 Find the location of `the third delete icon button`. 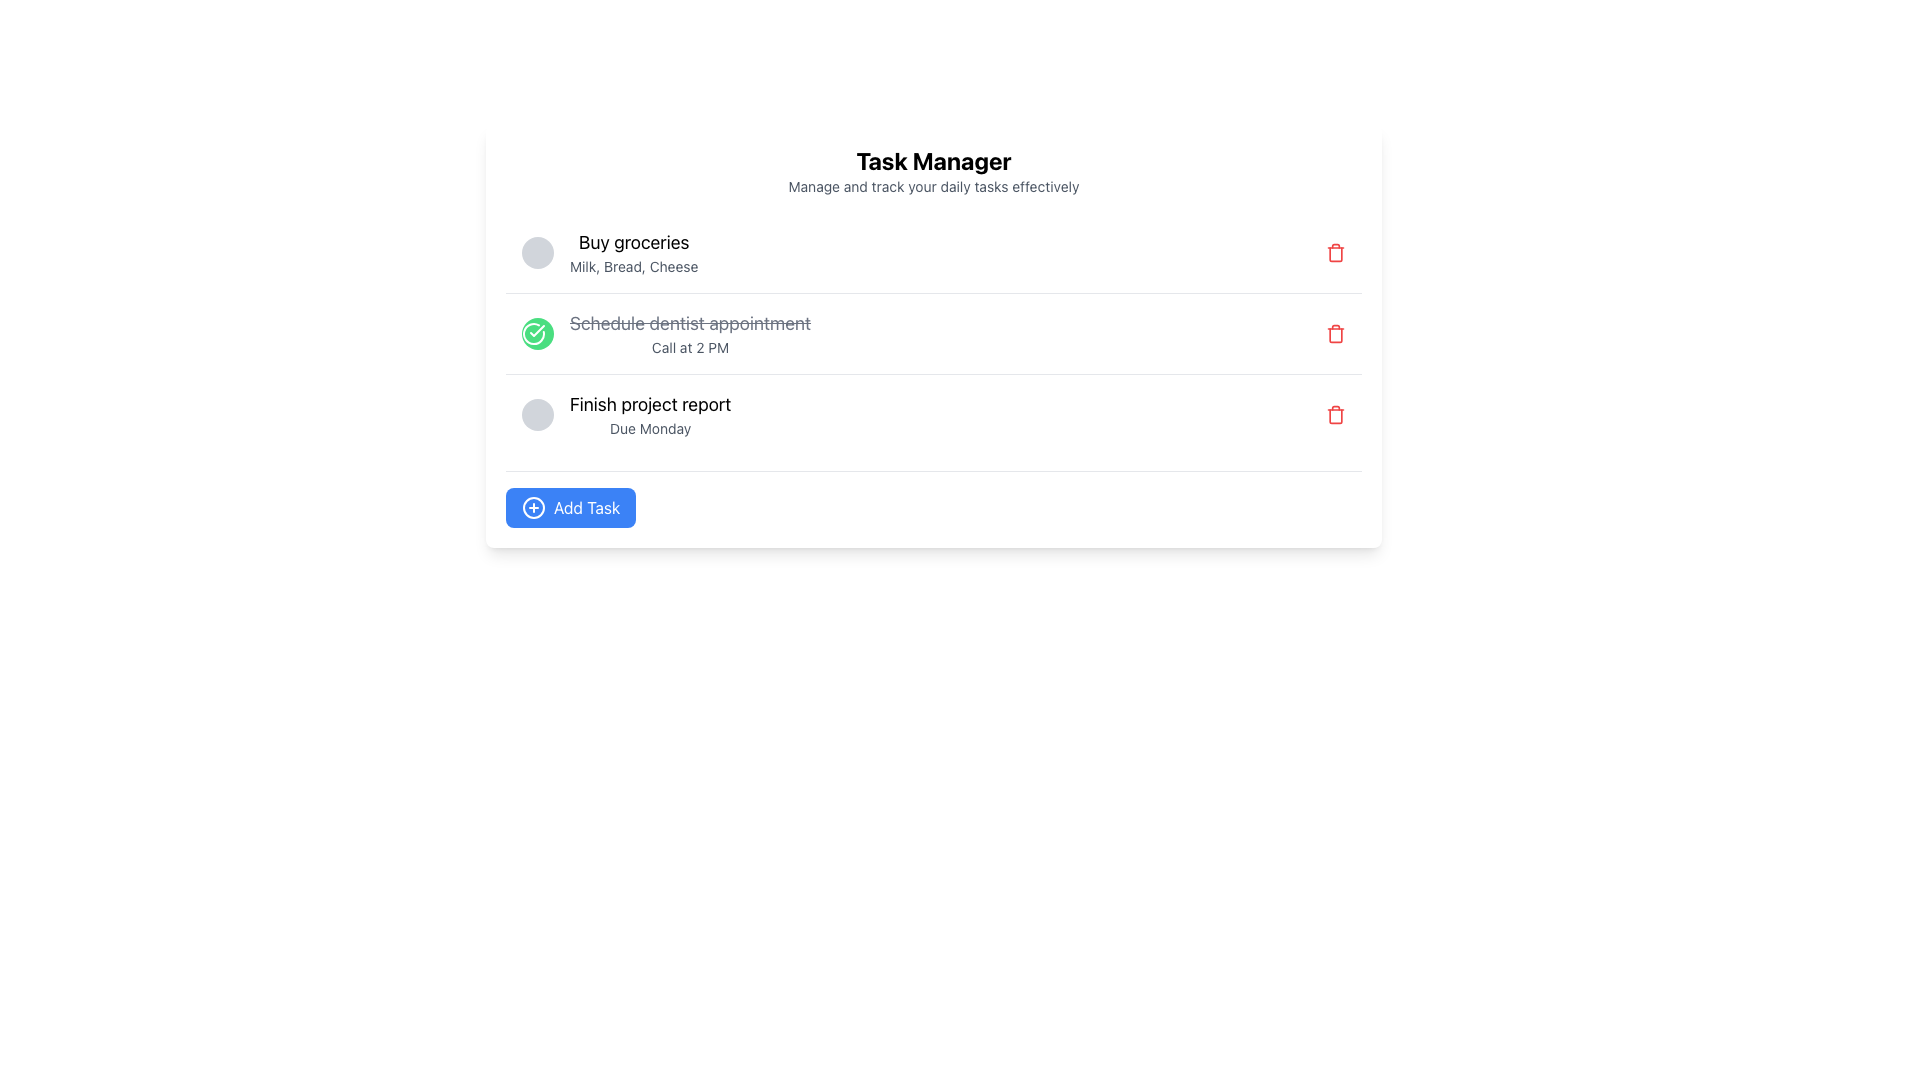

the third delete icon button is located at coordinates (1335, 414).